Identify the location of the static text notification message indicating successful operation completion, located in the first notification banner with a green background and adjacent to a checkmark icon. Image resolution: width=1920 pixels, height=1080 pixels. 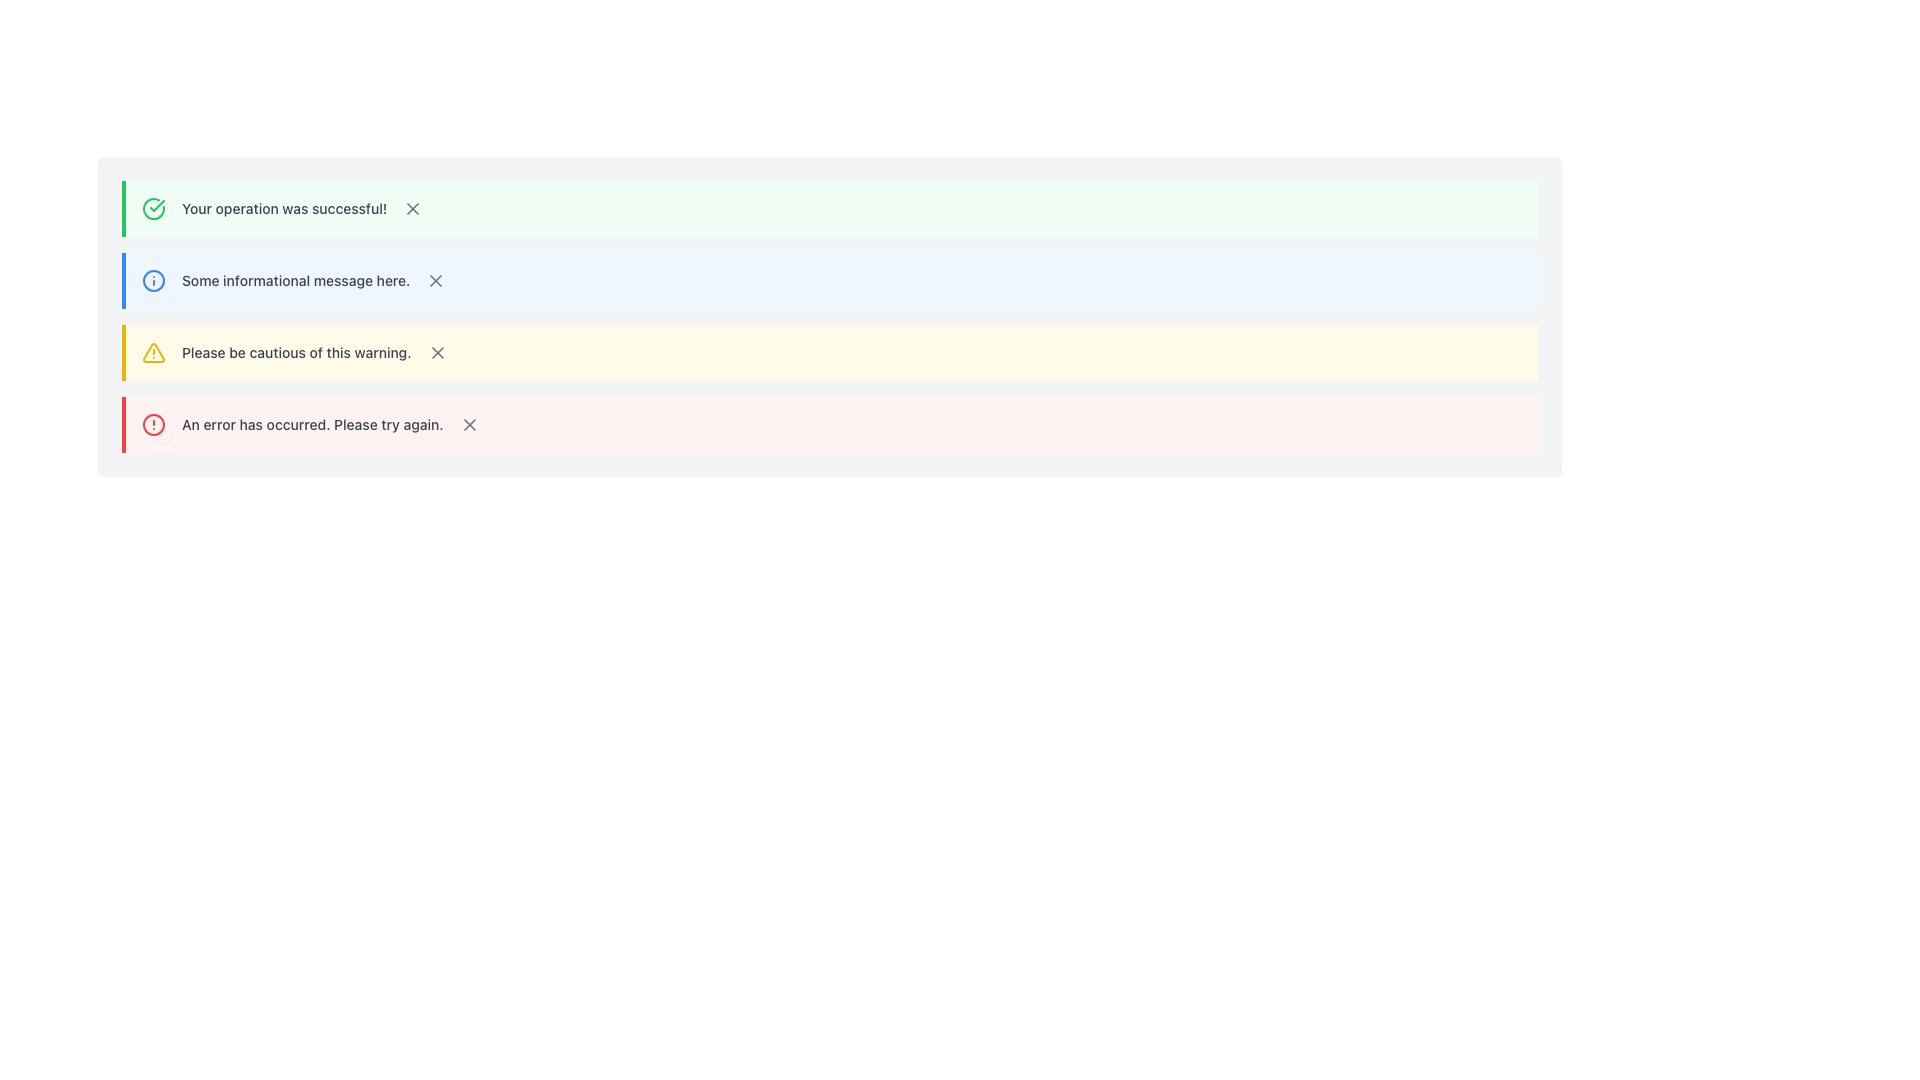
(283, 208).